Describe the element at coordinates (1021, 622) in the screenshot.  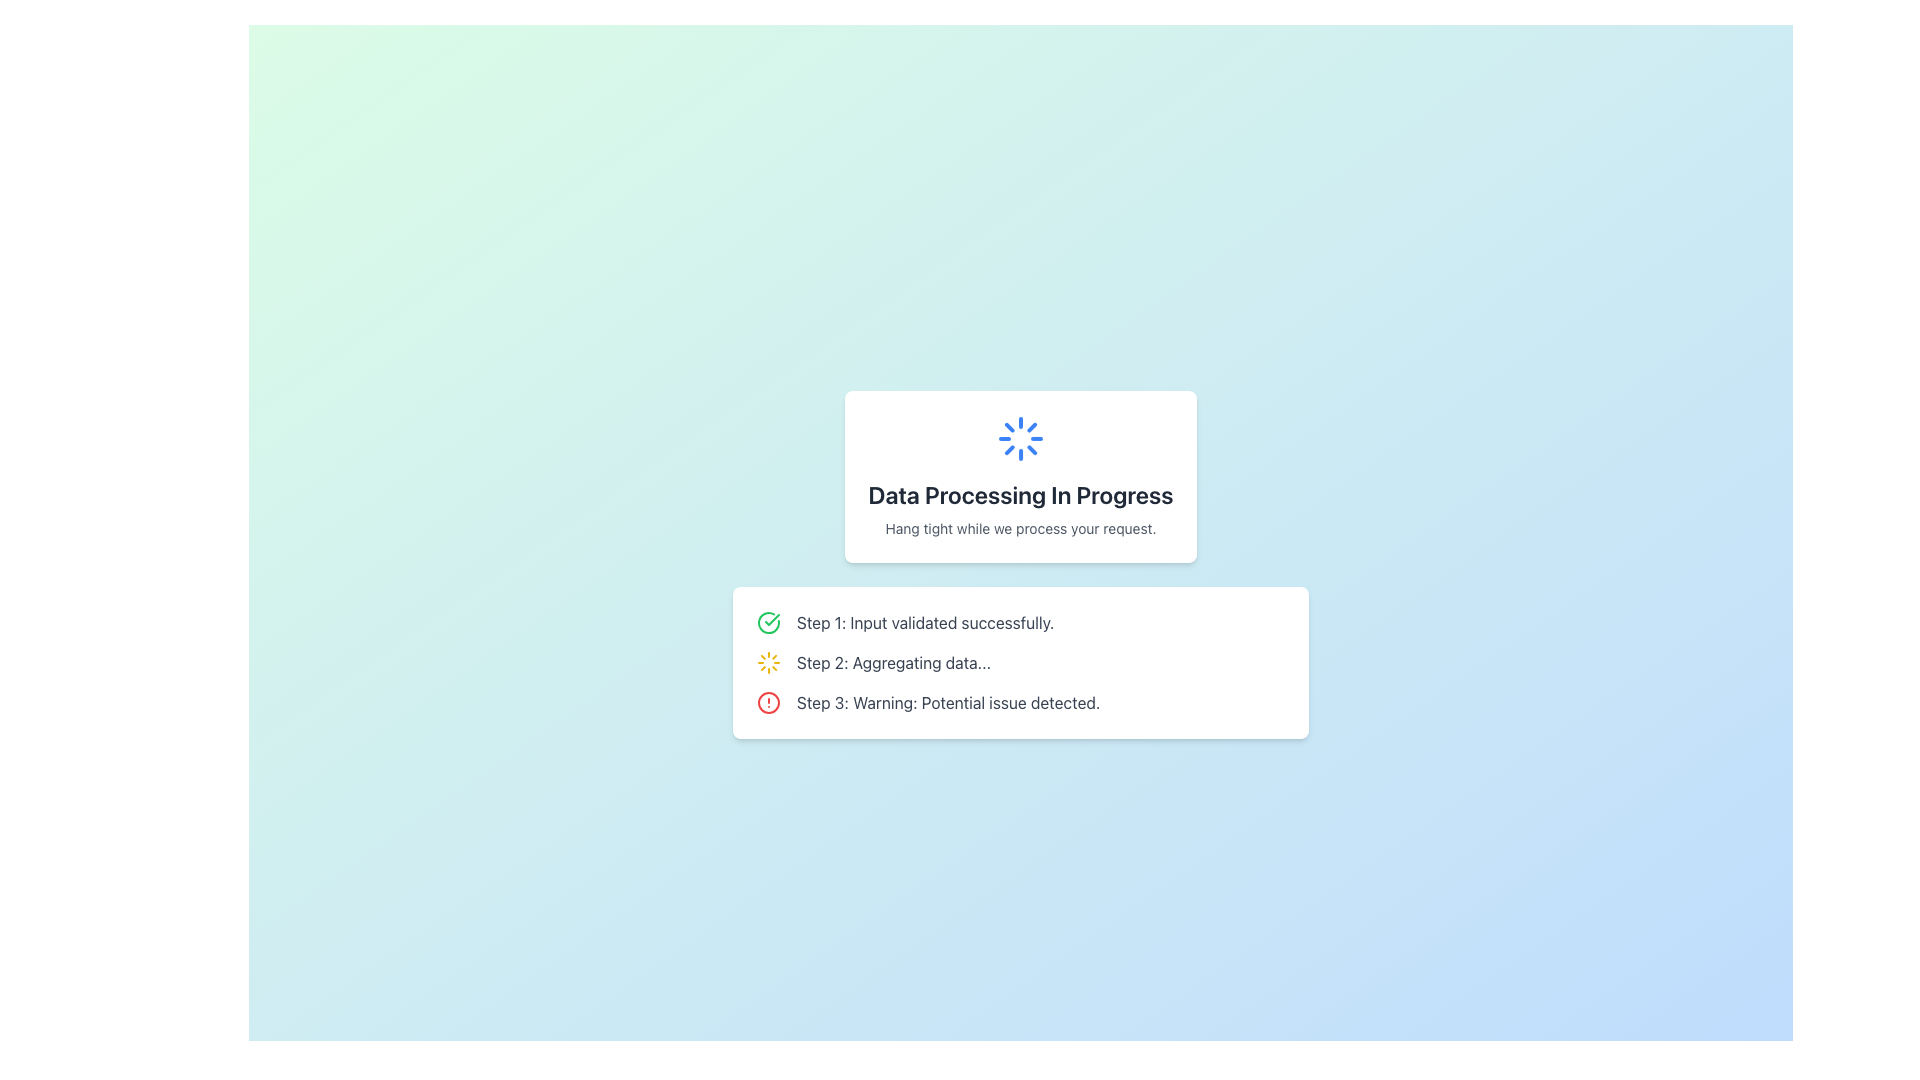
I see `the status indicator displaying 'Step 1' in the process, which confirms successful input validation. This element is located within a white card, above 'Step 2: Aggregating data...' and below the header 'Data Processing In Progress.'` at that location.